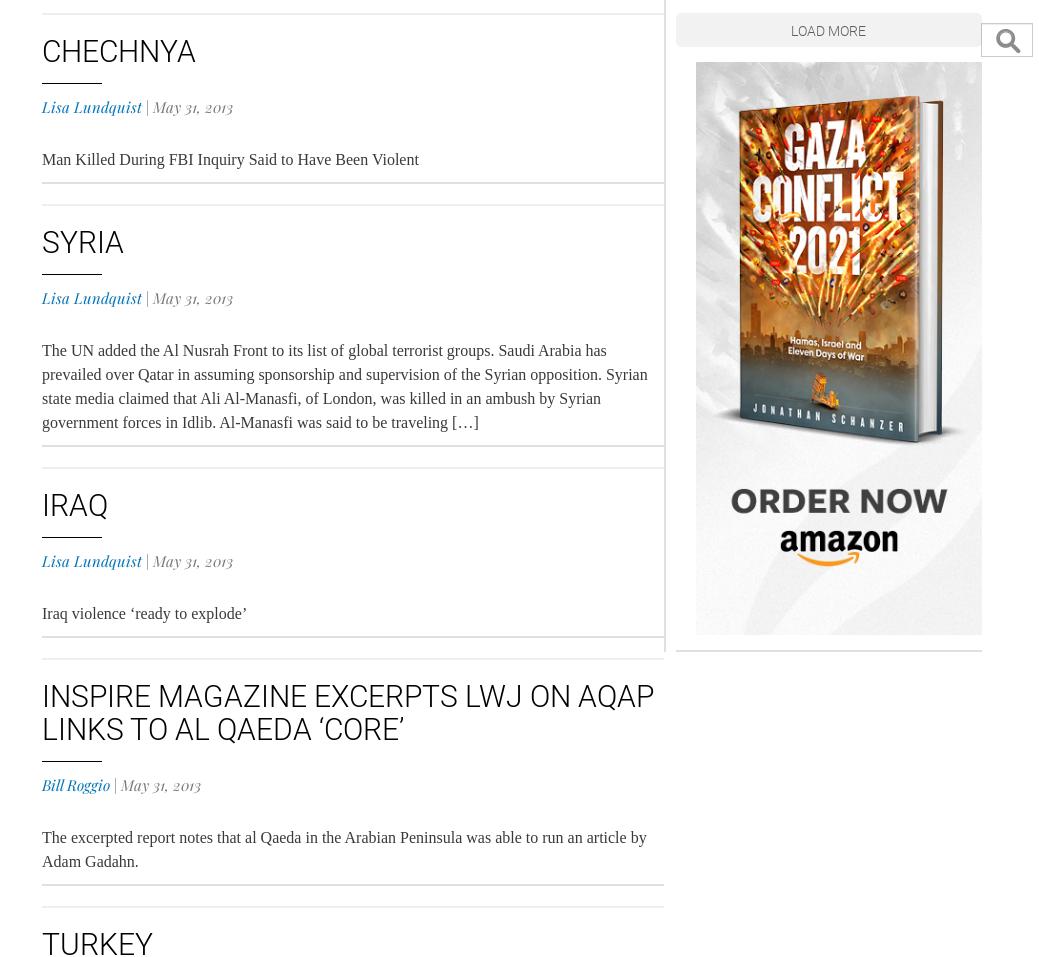  I want to click on 'Syria', so click(82, 241).